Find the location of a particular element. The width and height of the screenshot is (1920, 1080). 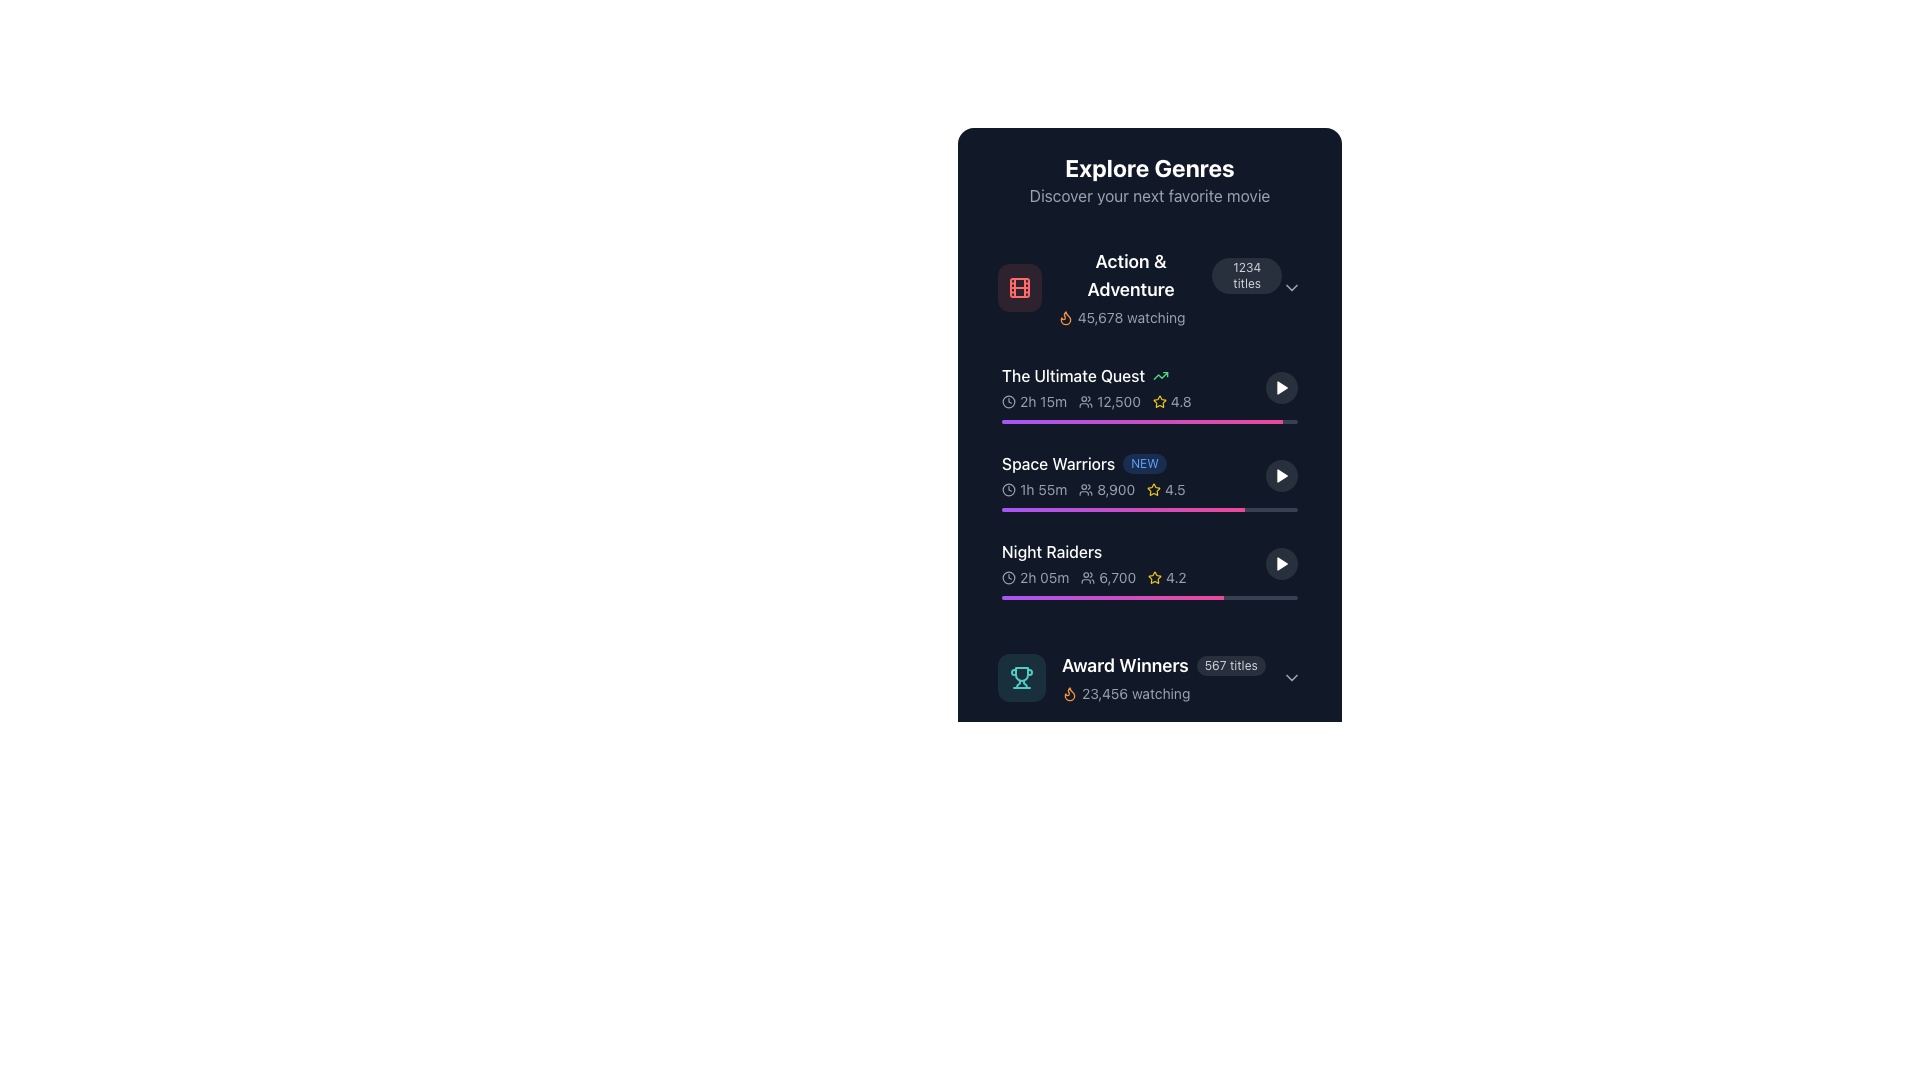

the filmstrip icon located in the 'Action & Adventure' section, which is positioned to the left of the section title text and has a muted red background is located at coordinates (1019, 288).